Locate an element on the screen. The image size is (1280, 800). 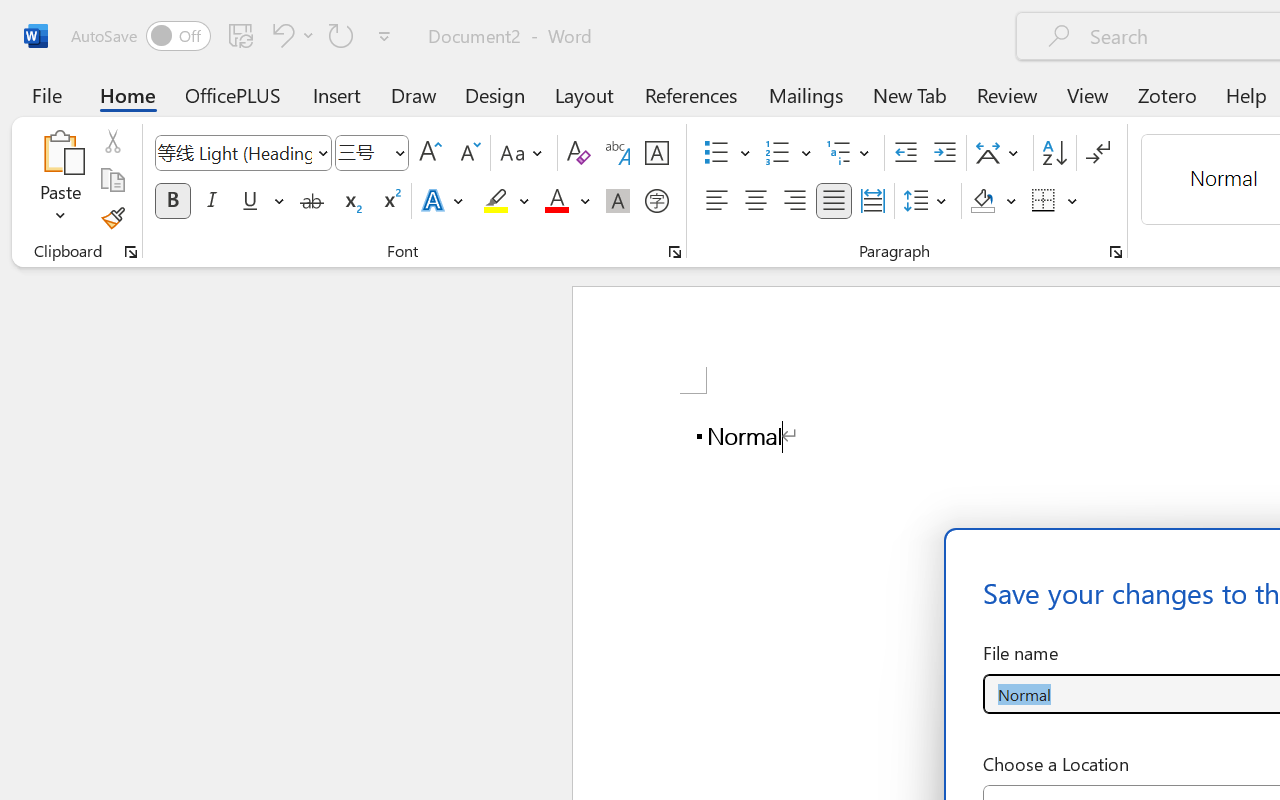
'Review' is located at coordinates (1007, 94).